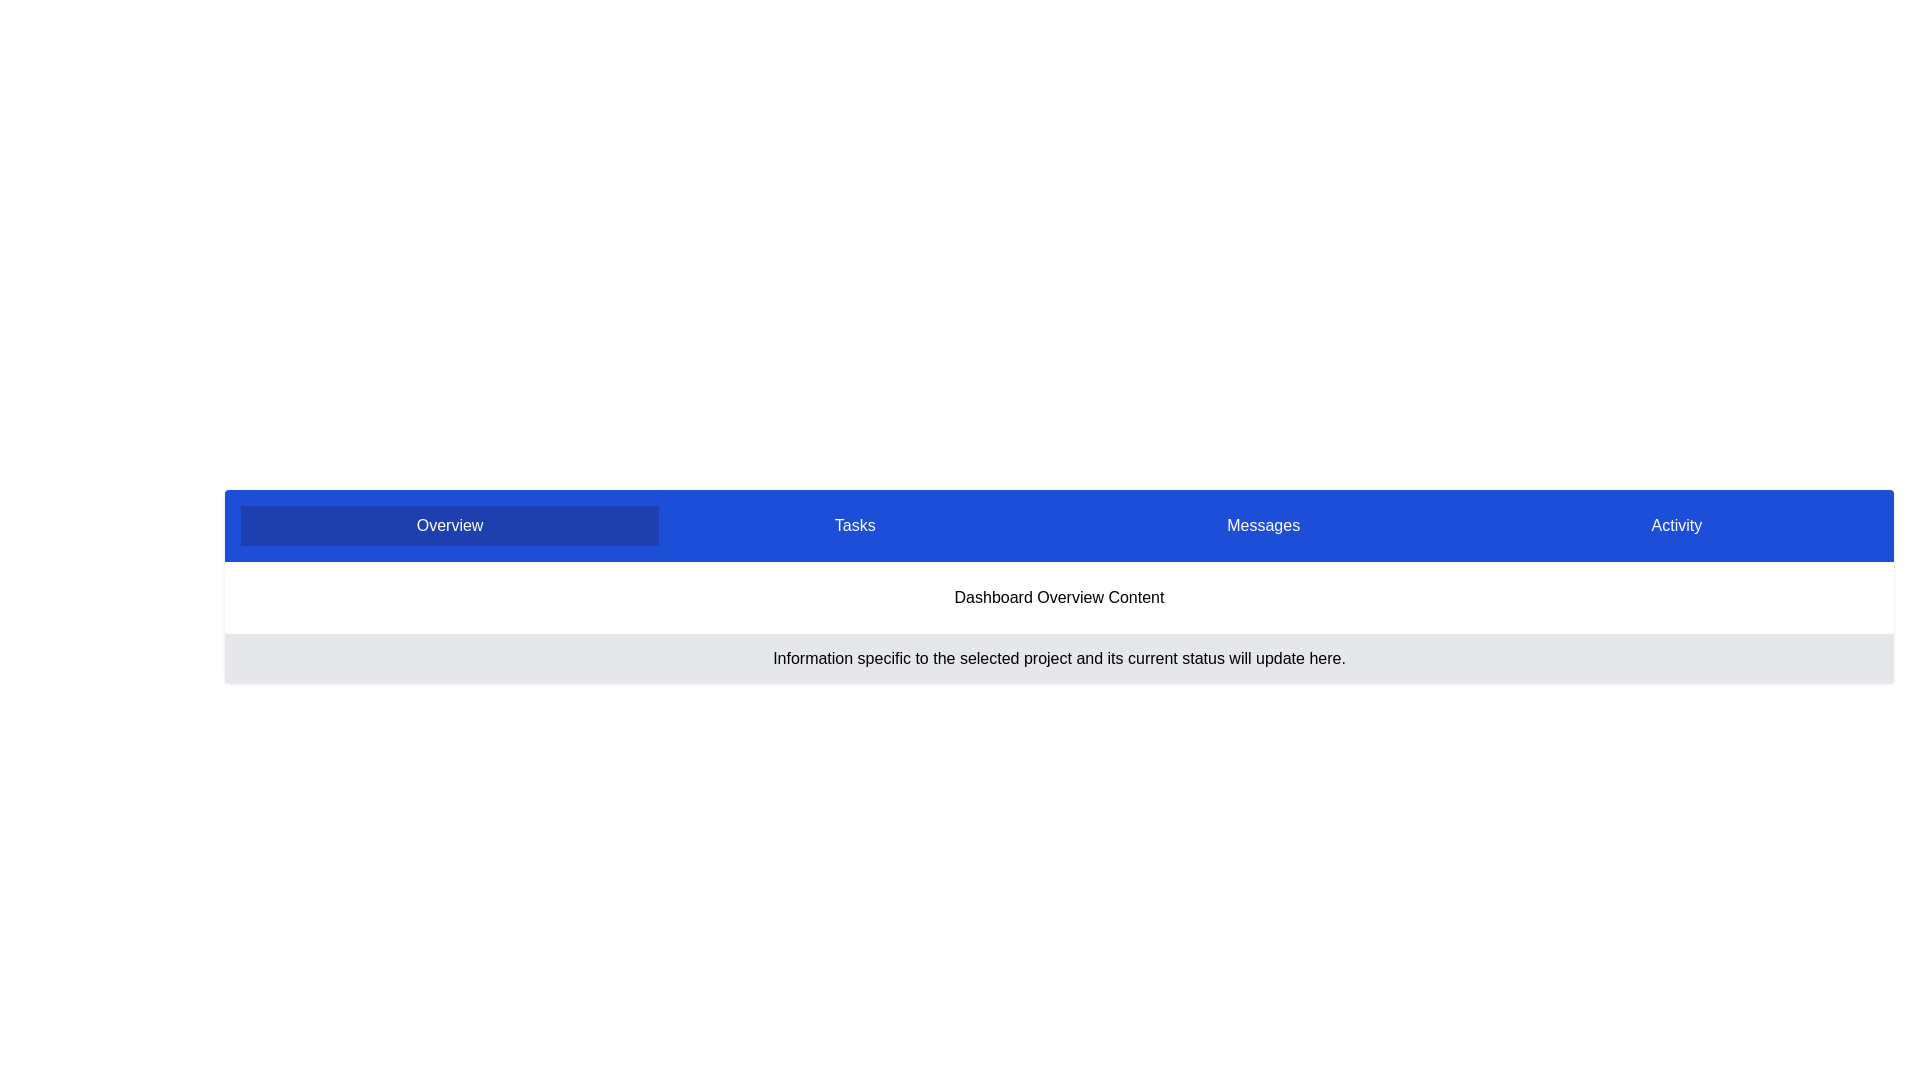 This screenshot has width=1920, height=1080. I want to click on the tab labeled 'Messages' to display its associated content, so click(1262, 524).